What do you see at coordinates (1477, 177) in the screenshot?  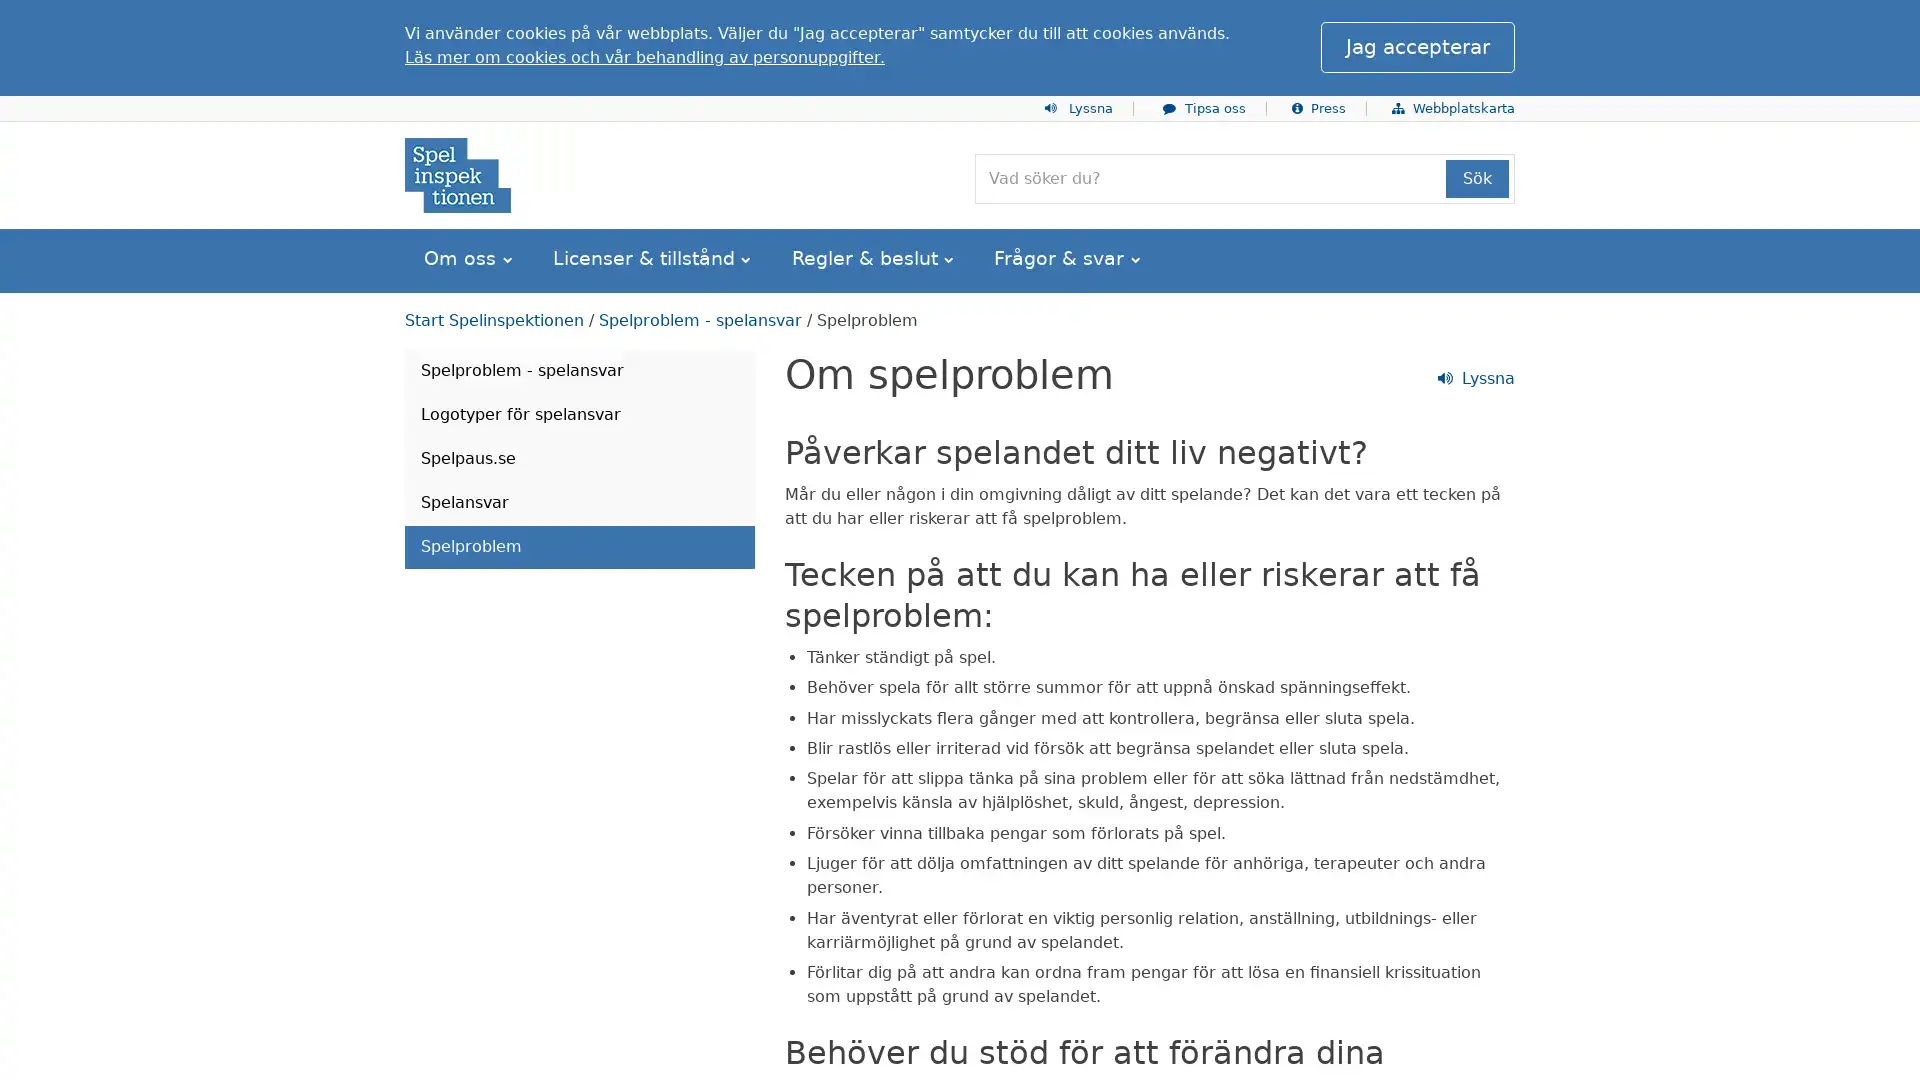 I see `Sok` at bounding box center [1477, 177].